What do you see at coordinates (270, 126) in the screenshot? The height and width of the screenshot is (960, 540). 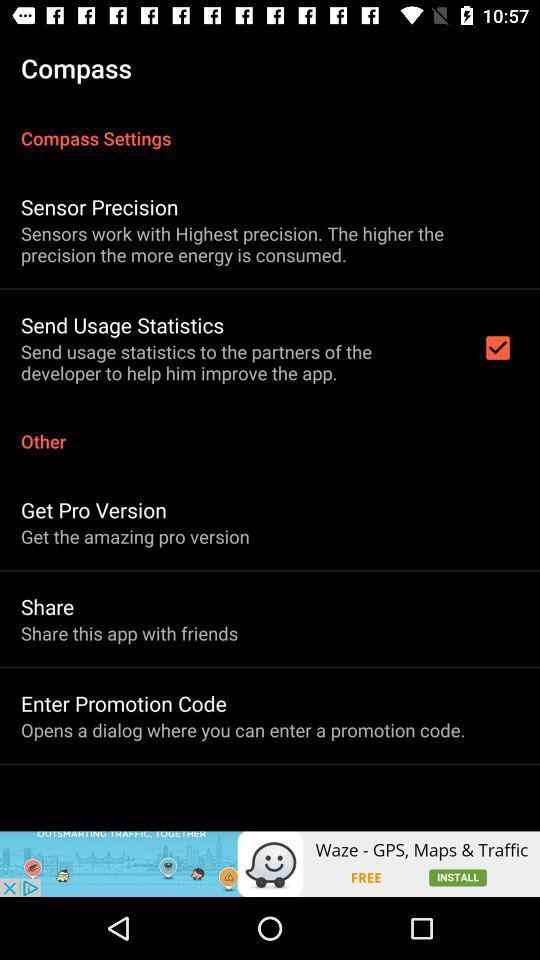 I see `item above the sensor precision item` at bounding box center [270, 126].